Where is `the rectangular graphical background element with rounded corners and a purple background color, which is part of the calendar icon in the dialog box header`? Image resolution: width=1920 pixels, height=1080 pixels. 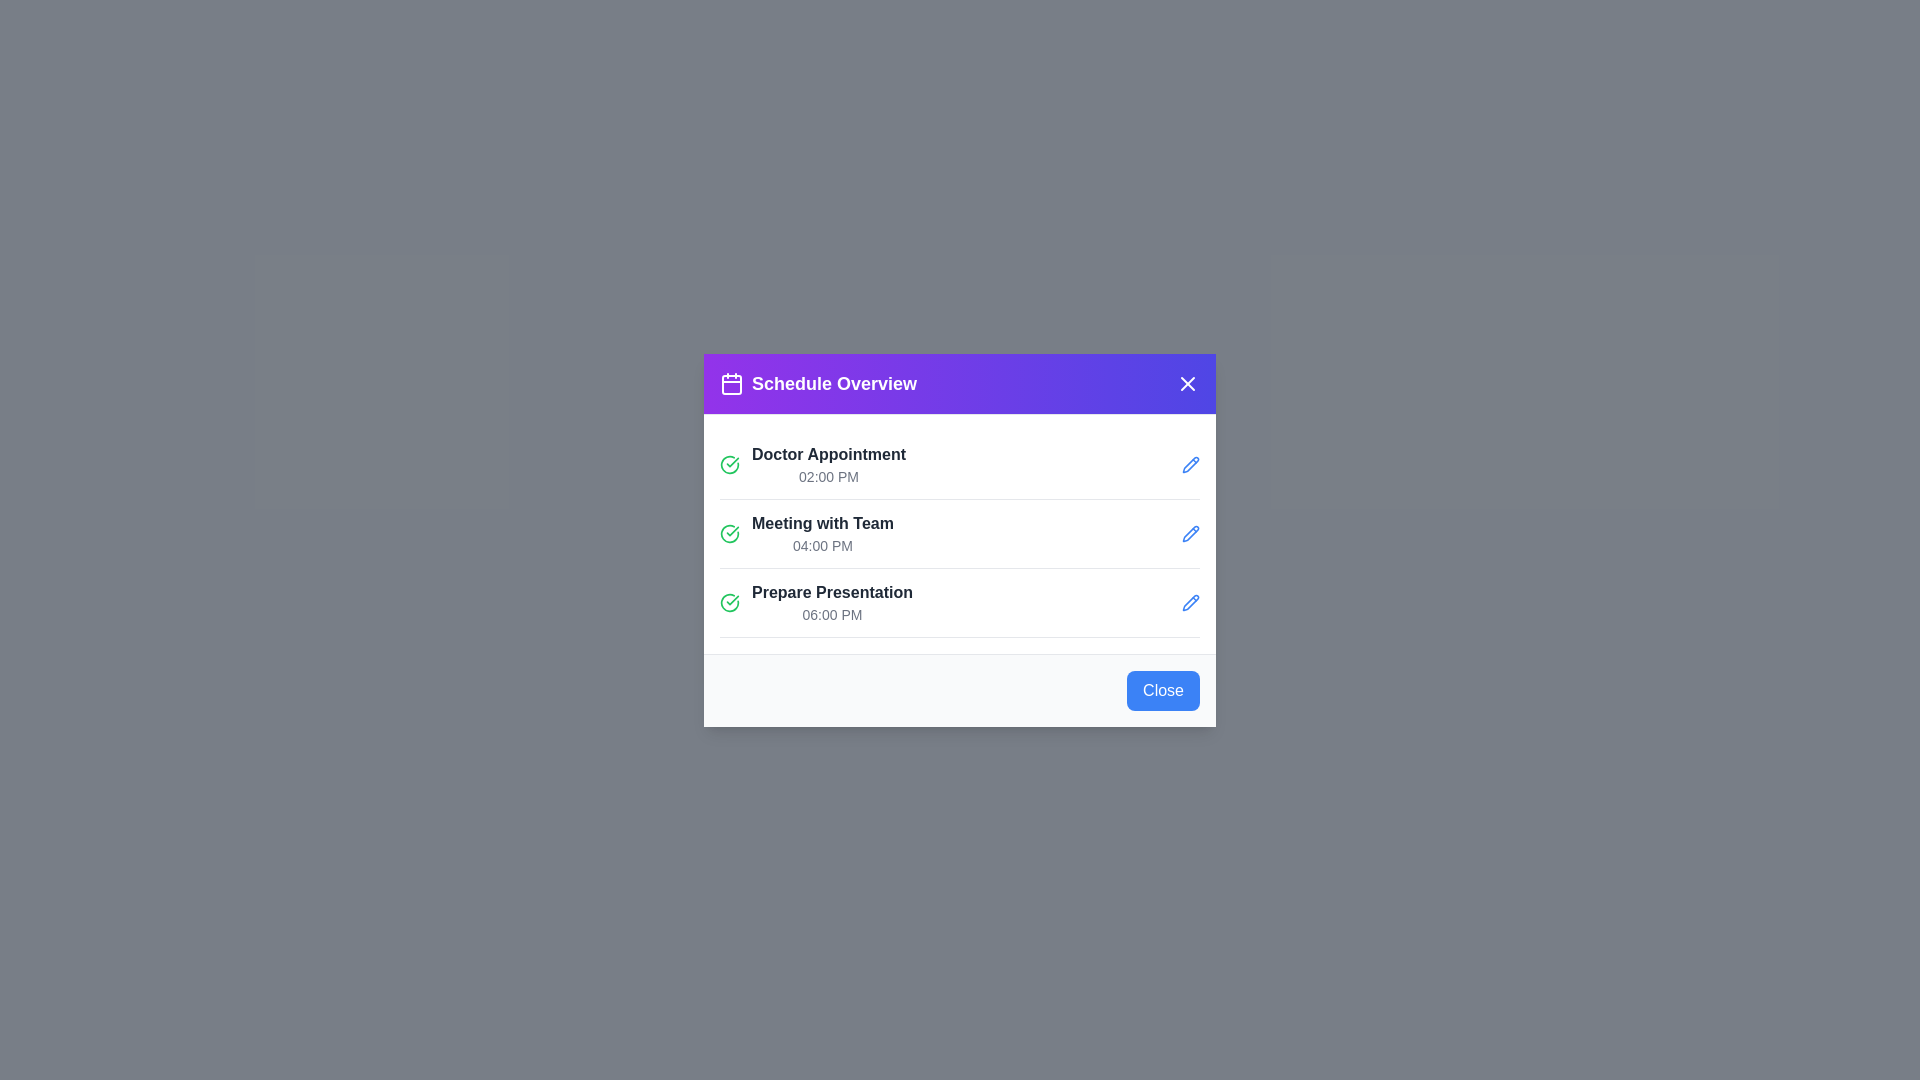
the rectangular graphical background element with rounded corners and a purple background color, which is part of the calendar icon in the dialog box header is located at coordinates (730, 384).